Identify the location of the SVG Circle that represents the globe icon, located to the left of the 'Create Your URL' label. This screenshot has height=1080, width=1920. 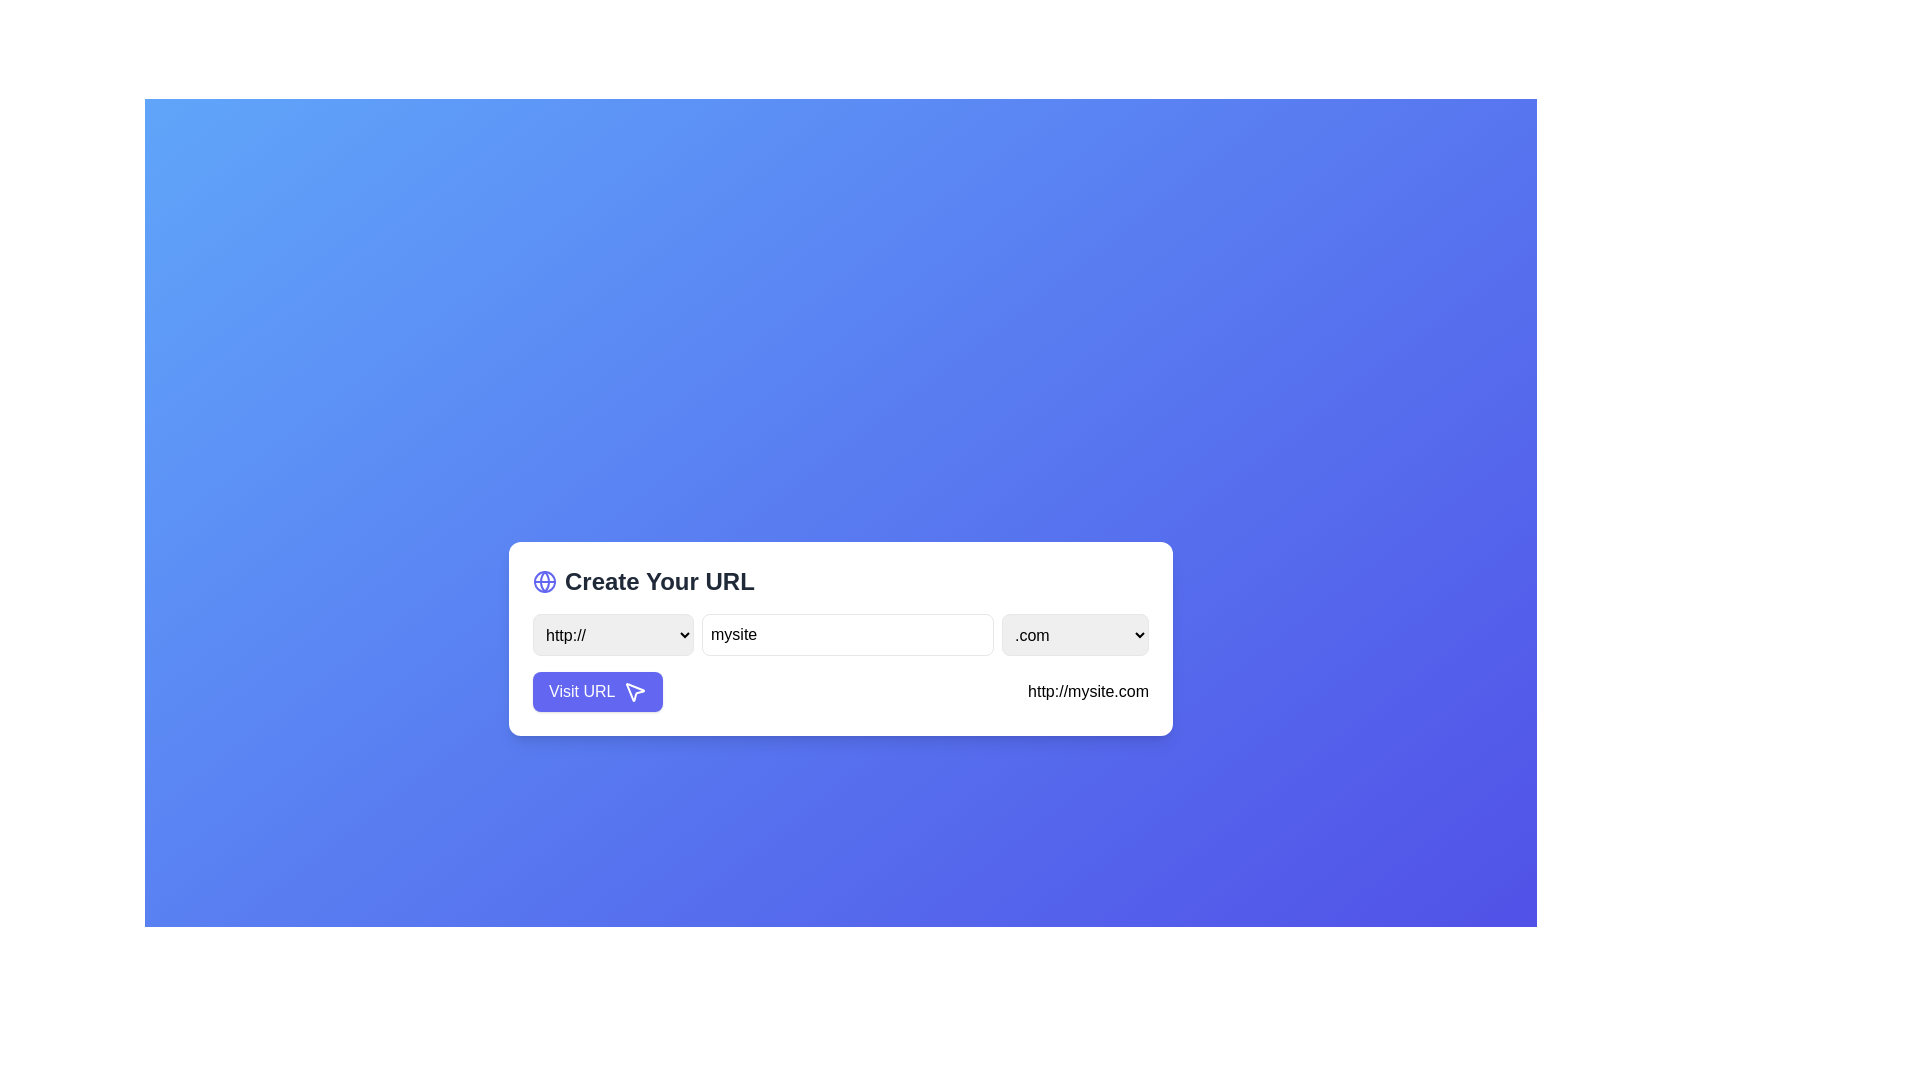
(545, 582).